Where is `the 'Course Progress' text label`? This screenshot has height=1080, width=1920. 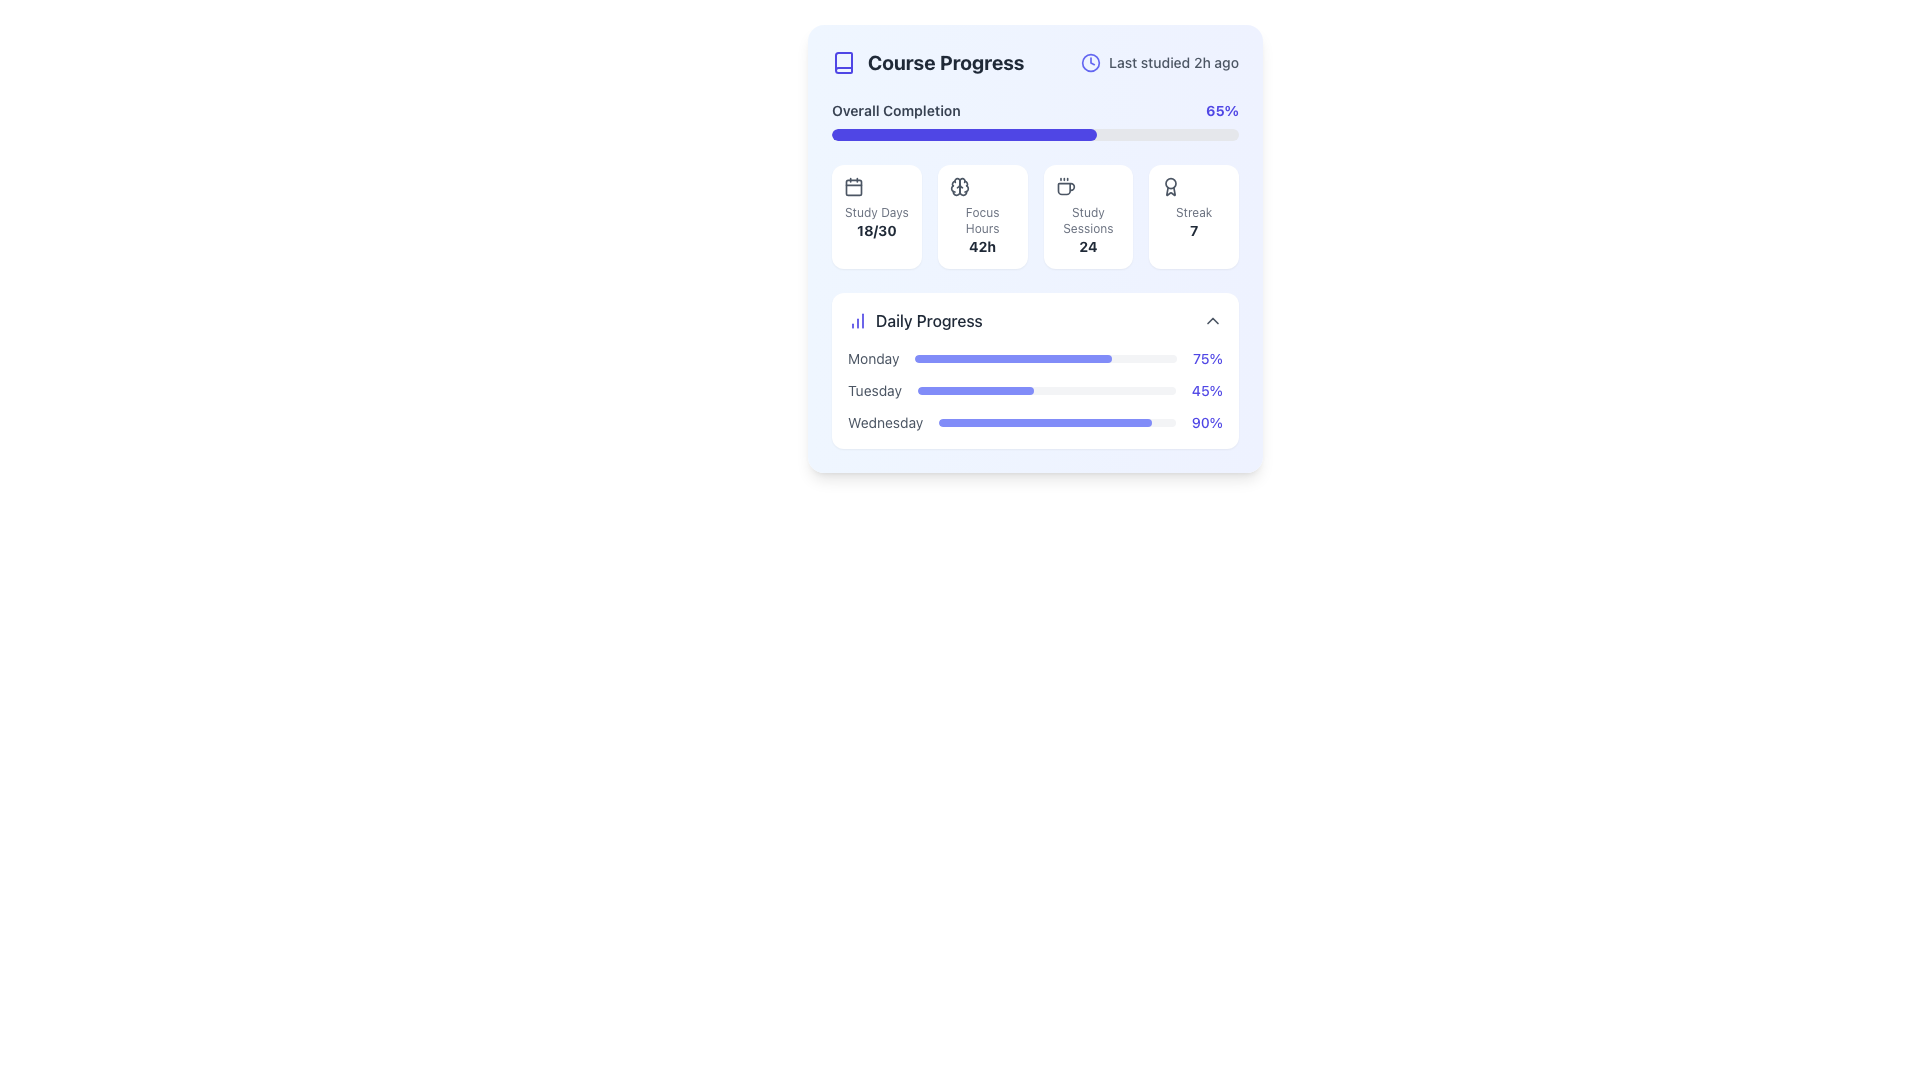 the 'Course Progress' text label is located at coordinates (945, 61).